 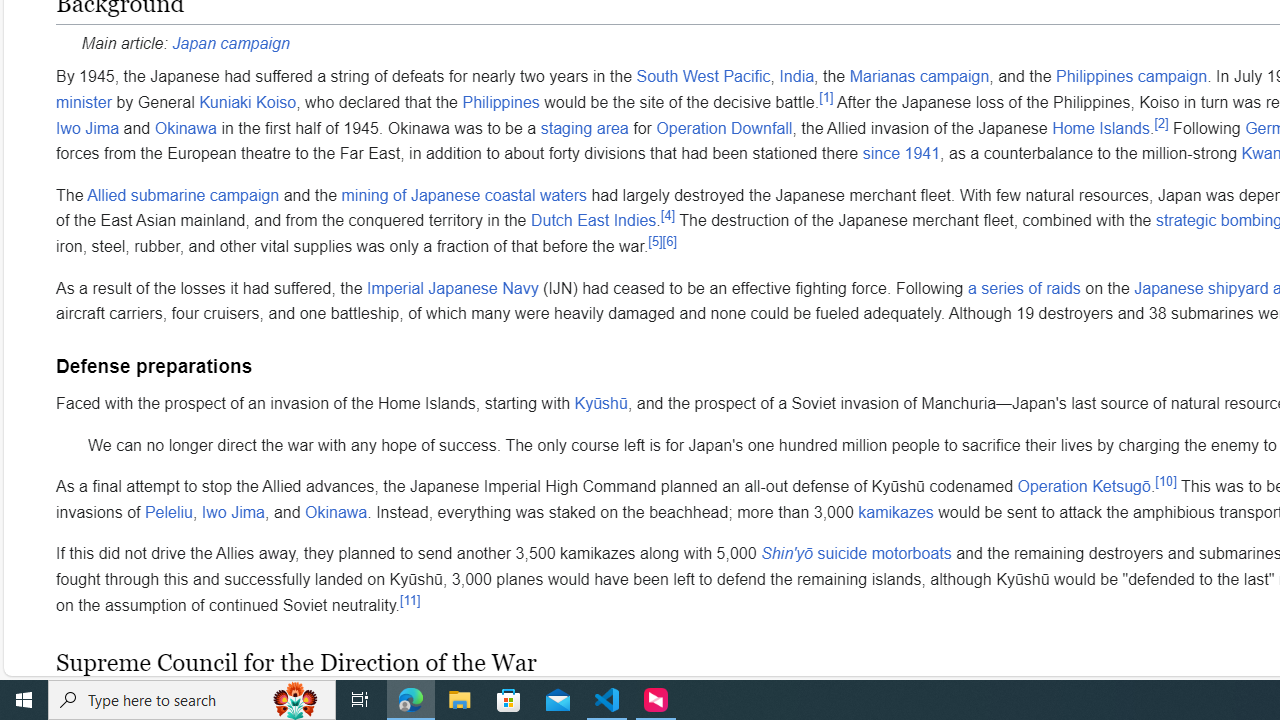 What do you see at coordinates (895, 511) in the screenshot?
I see `'kamikazes'` at bounding box center [895, 511].